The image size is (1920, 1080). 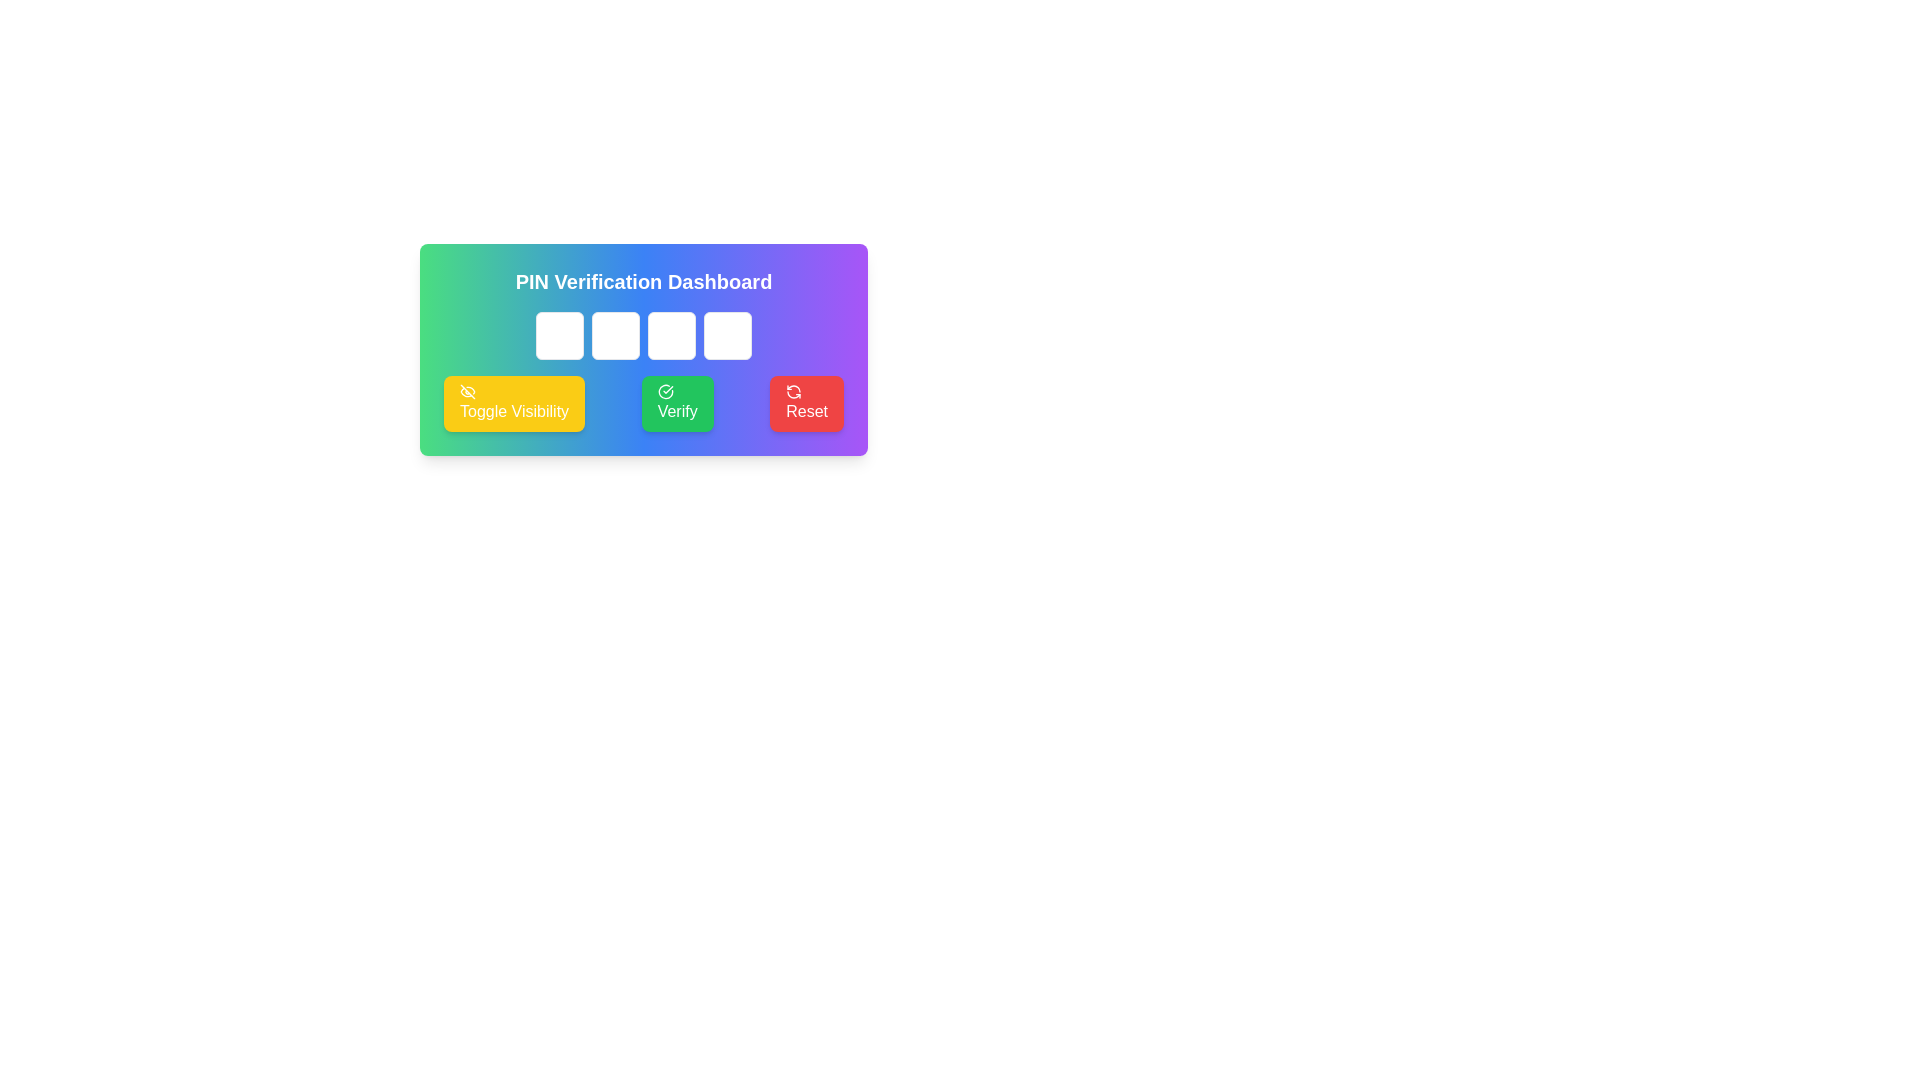 What do you see at coordinates (643, 404) in the screenshot?
I see `the 'Verify' button, which is the second button from the left in the horizontal row of three buttons on the 'PIN Verification Dashboard'` at bounding box center [643, 404].